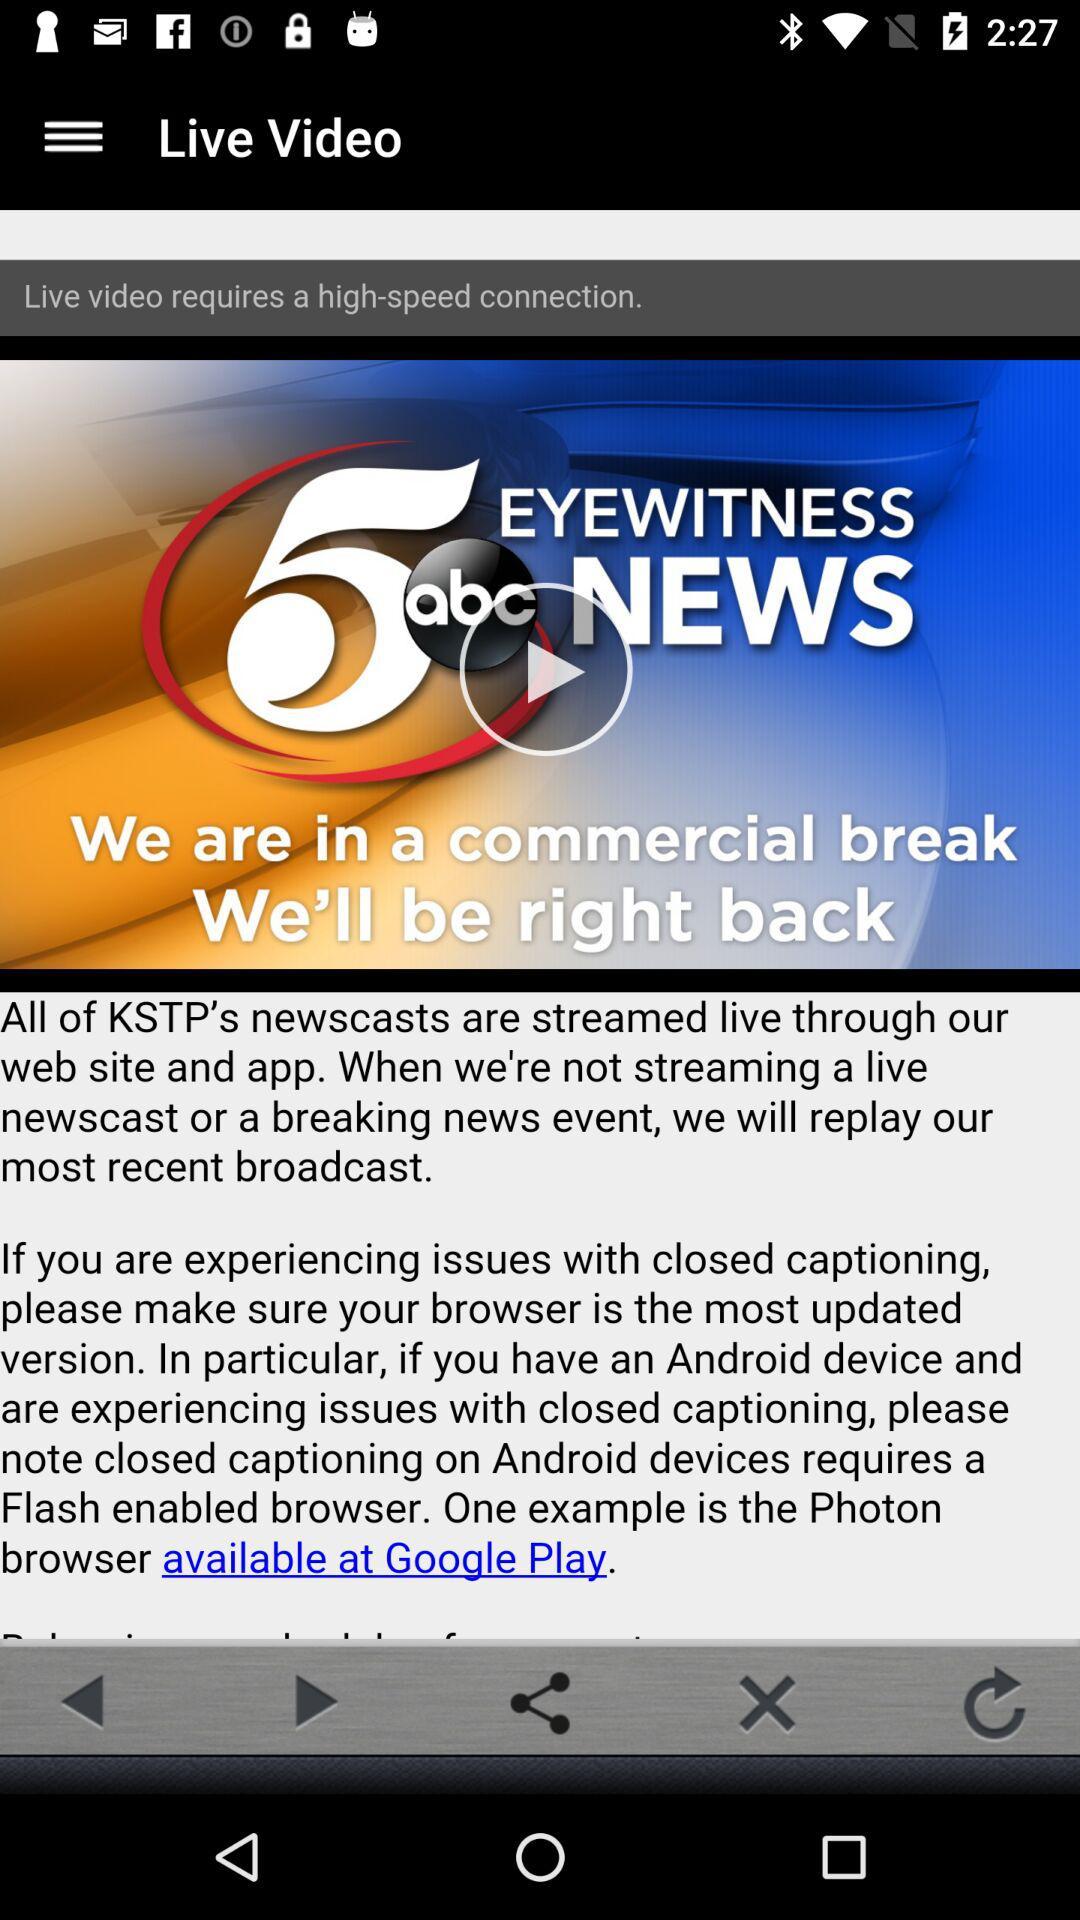  I want to click on the menu icon, so click(72, 135).